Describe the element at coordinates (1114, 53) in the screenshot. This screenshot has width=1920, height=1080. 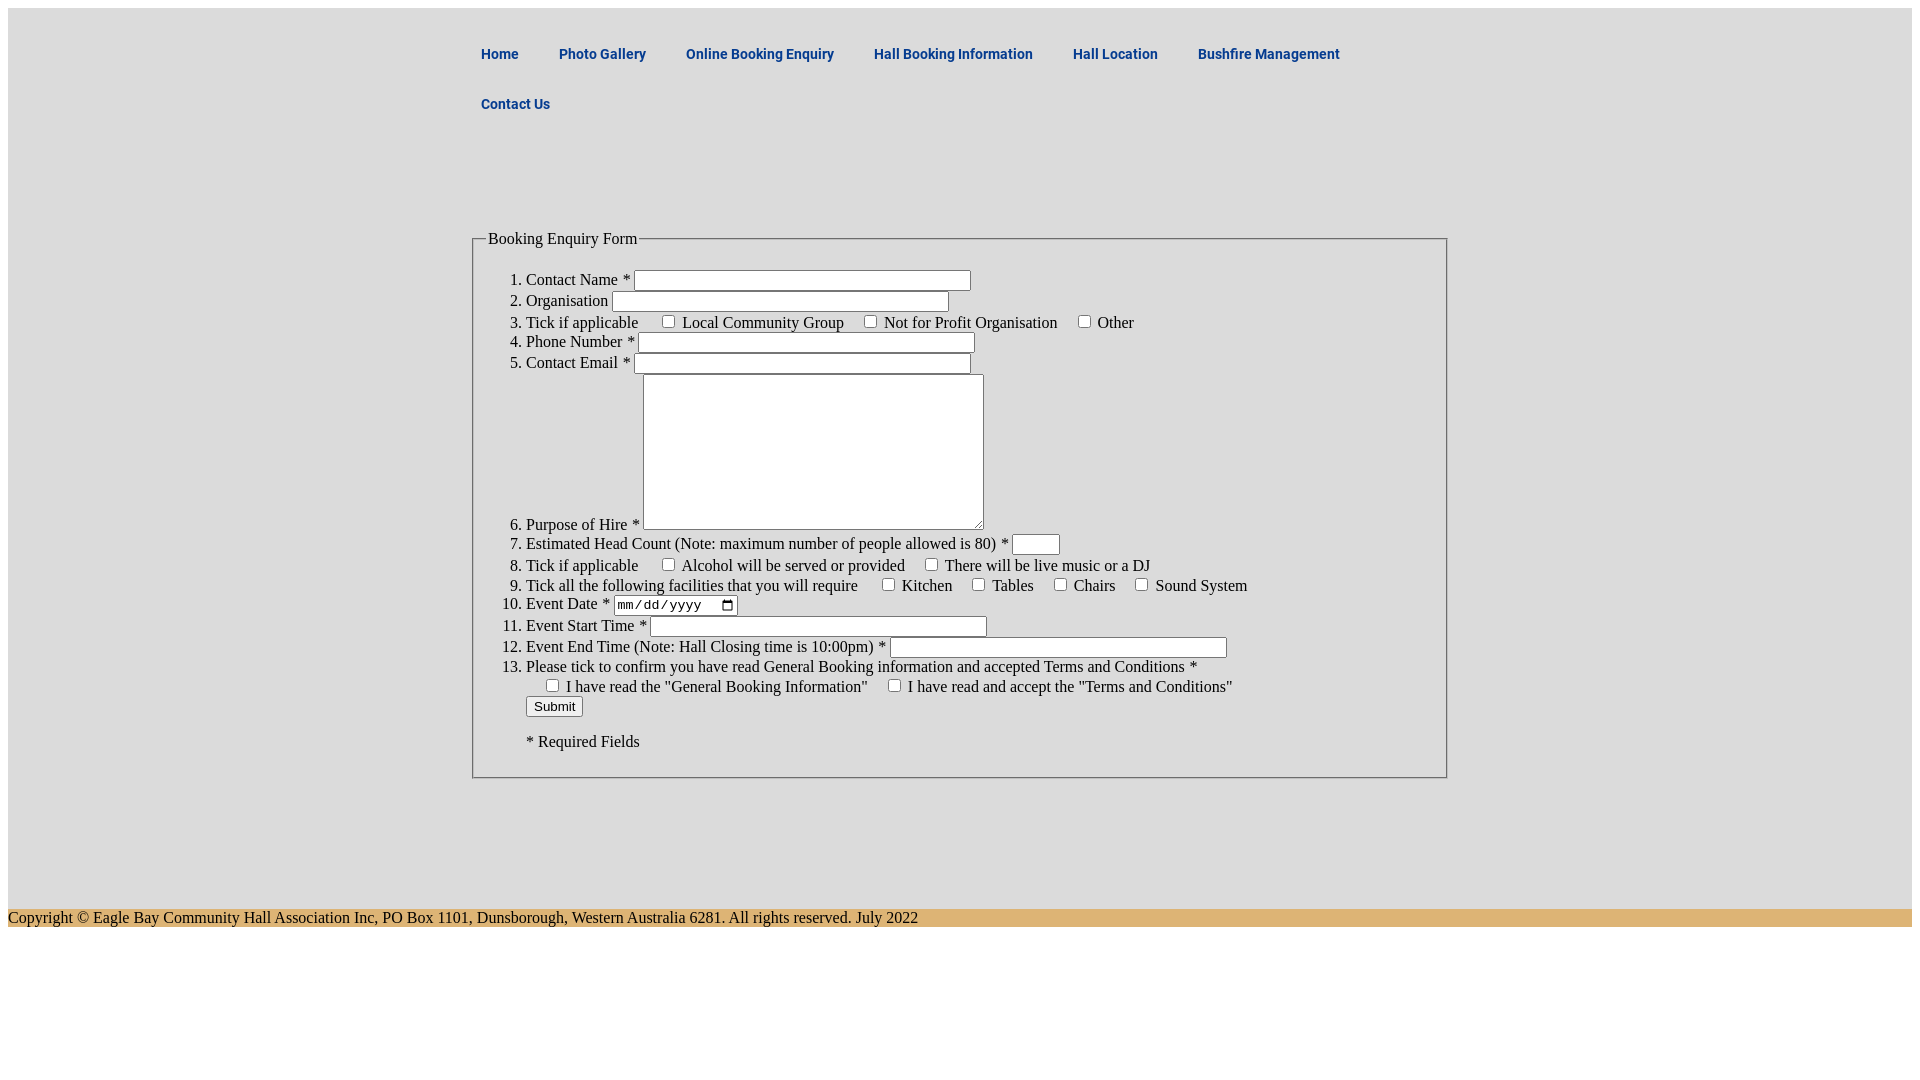
I see `'Hall Location'` at that location.